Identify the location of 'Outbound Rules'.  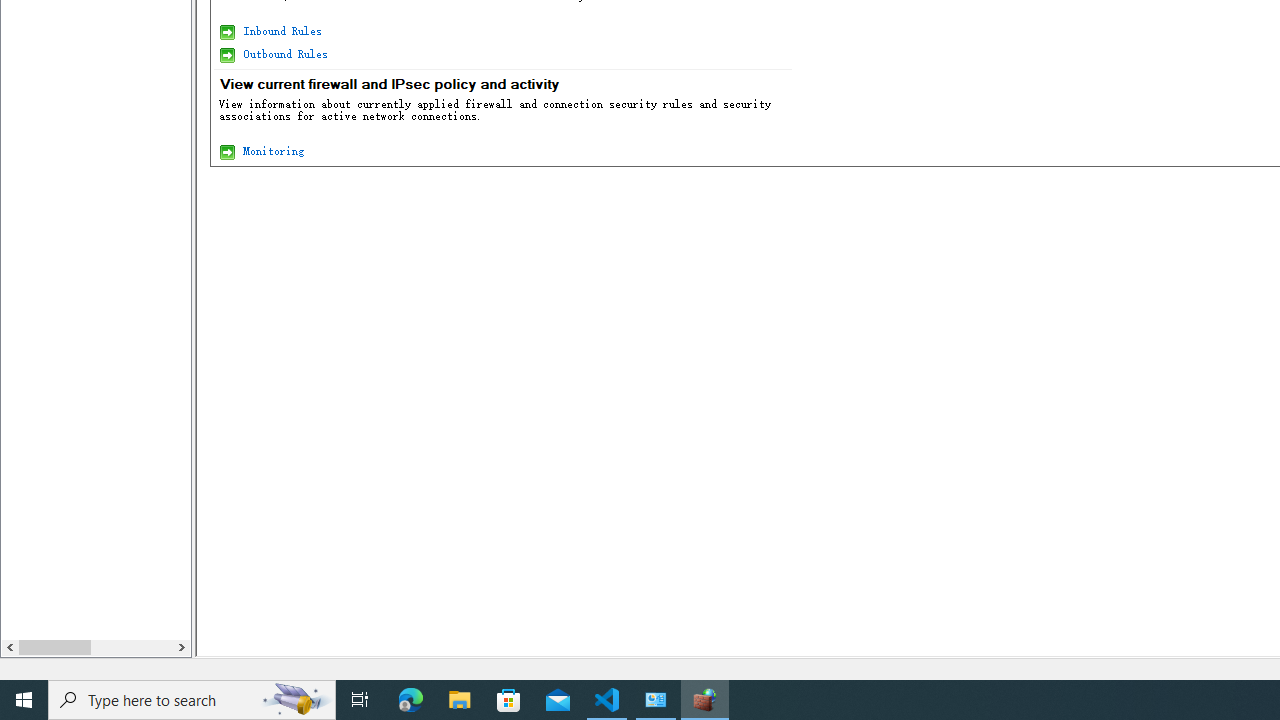
(283, 53).